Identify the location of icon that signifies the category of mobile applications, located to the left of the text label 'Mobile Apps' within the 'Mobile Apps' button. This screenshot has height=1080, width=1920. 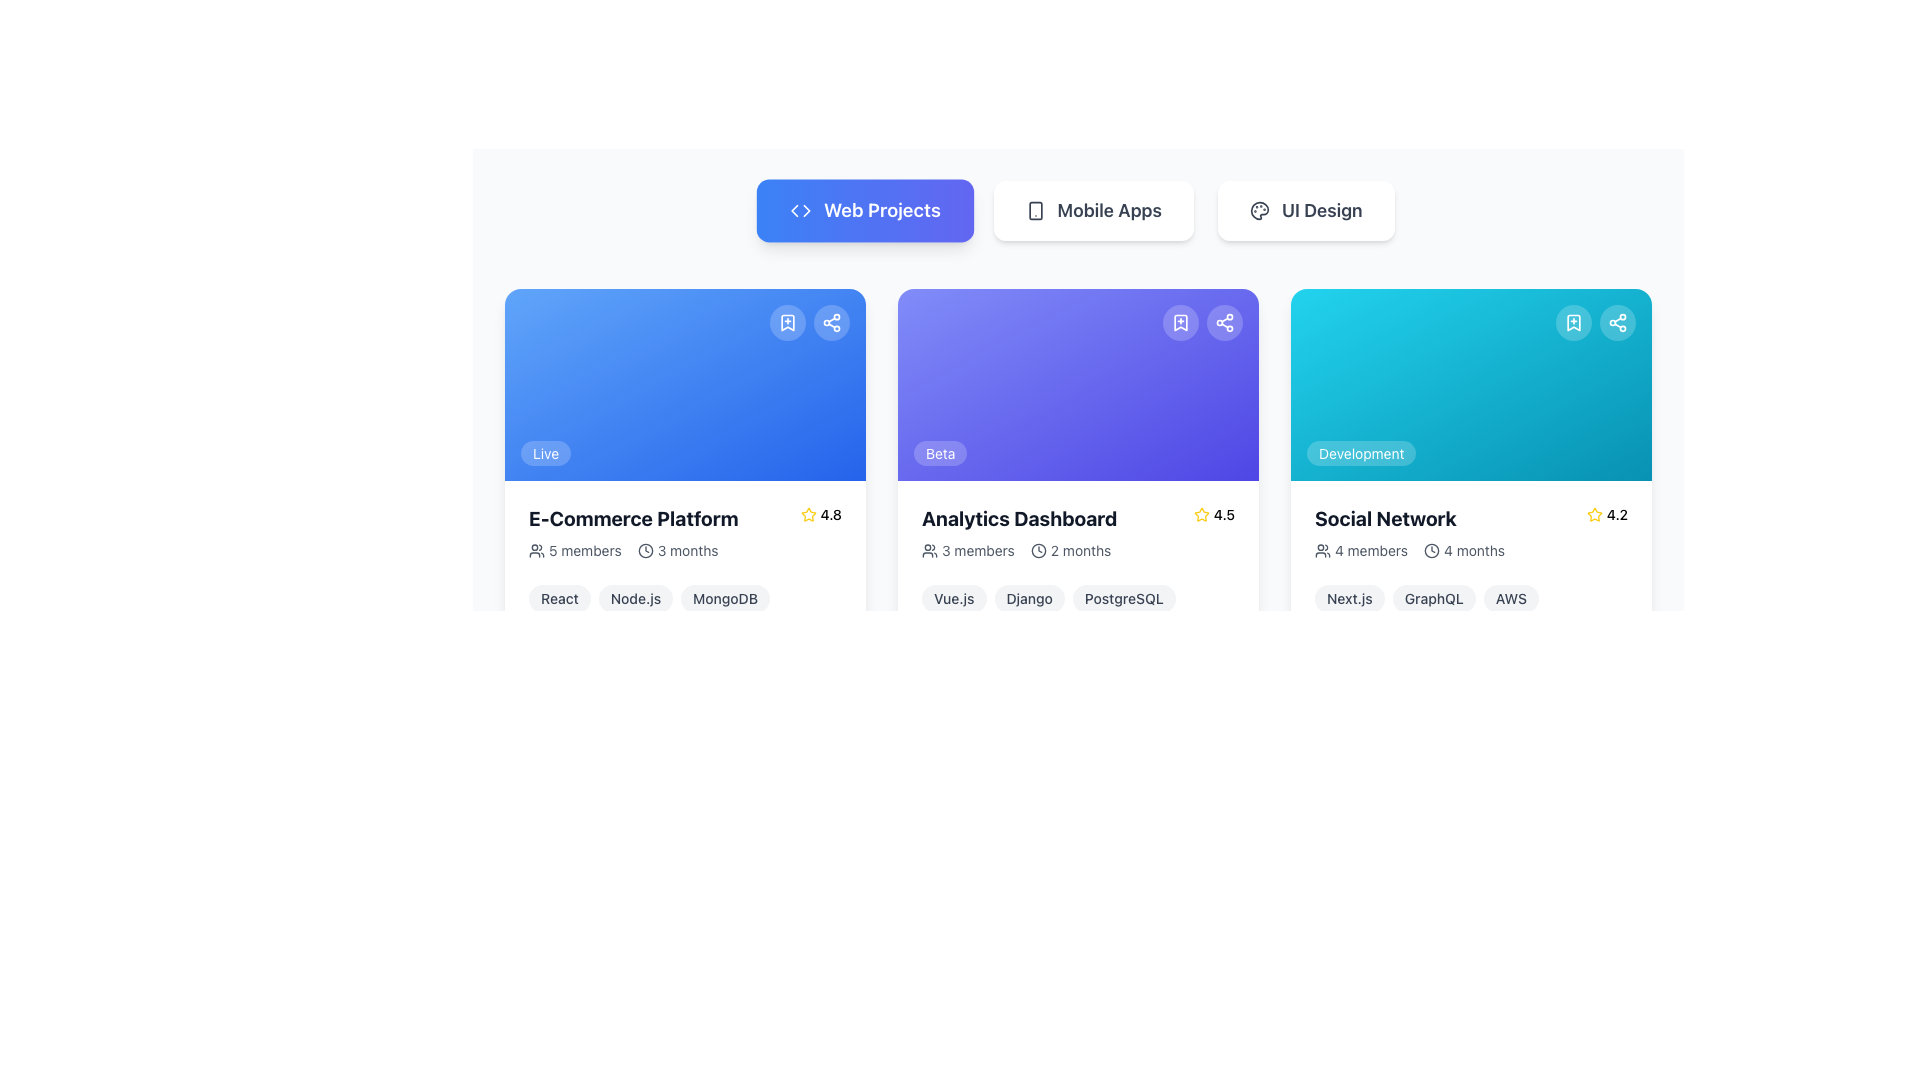
(1035, 211).